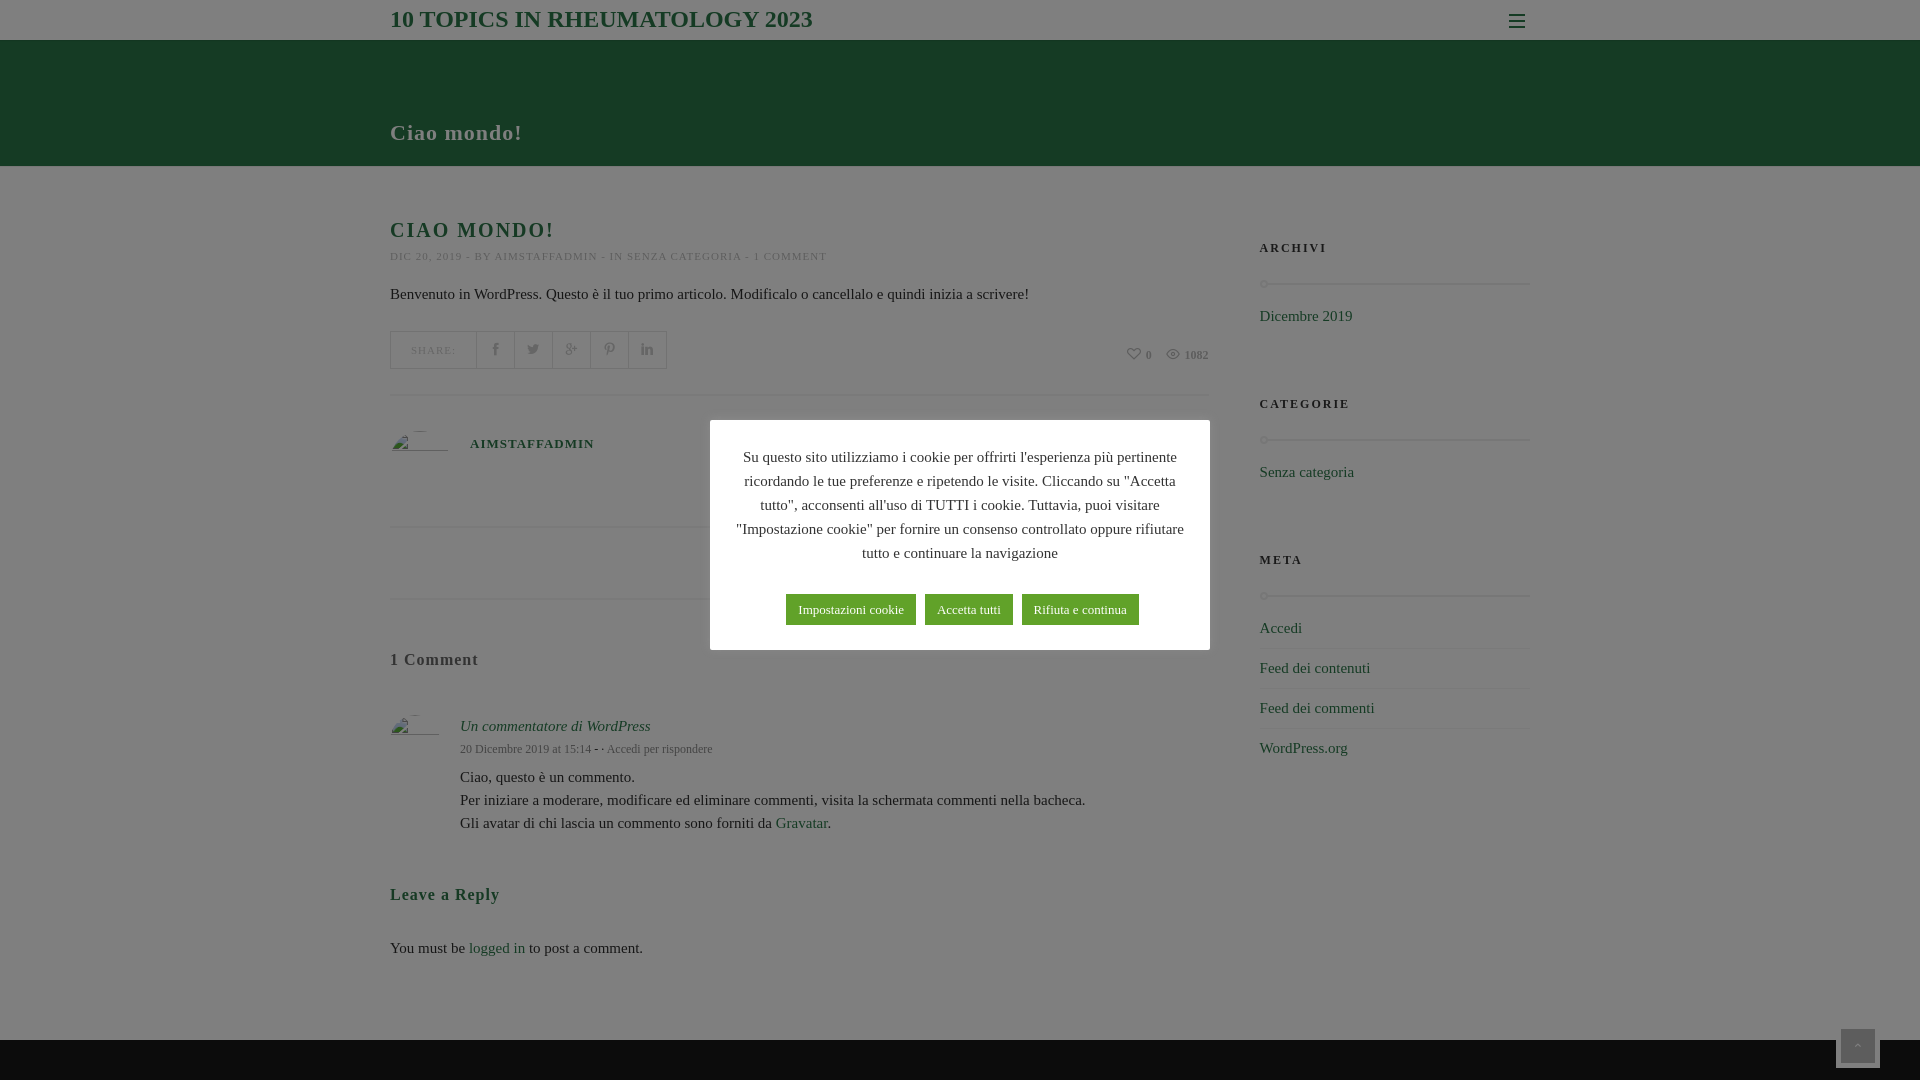  I want to click on 'Impostazioni cookie', so click(850, 608).